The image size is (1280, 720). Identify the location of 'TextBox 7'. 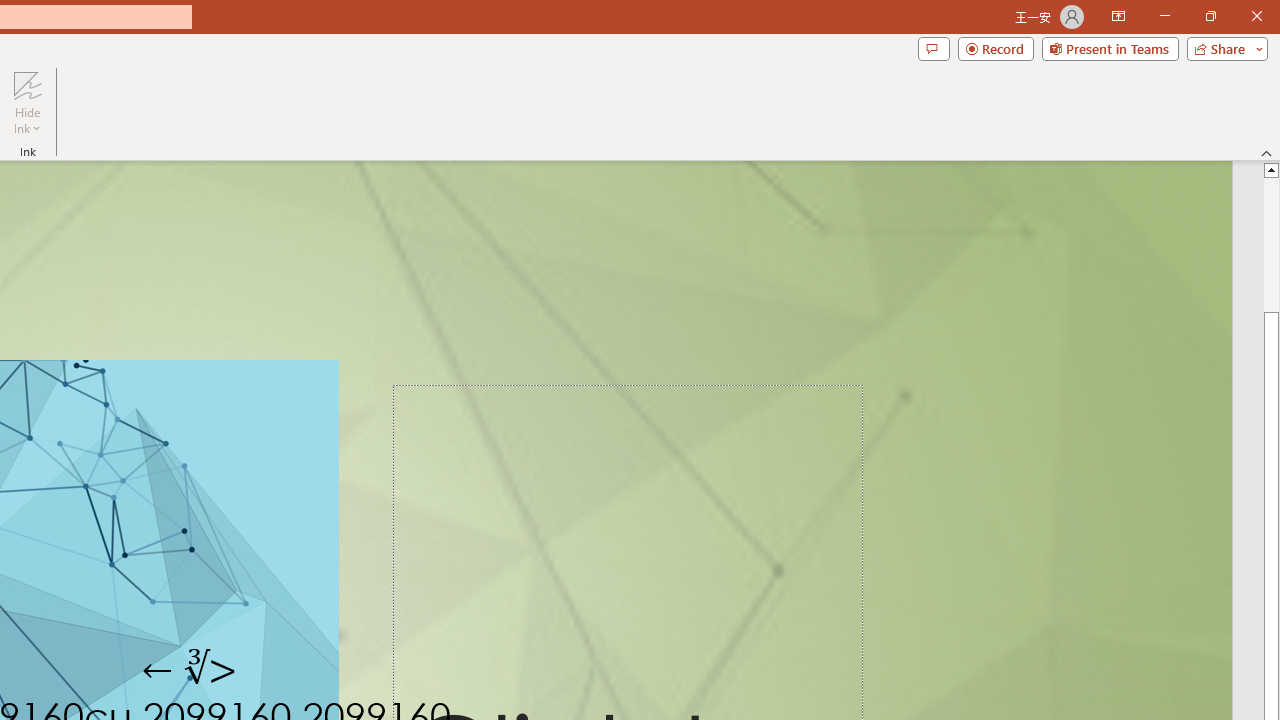
(190, 669).